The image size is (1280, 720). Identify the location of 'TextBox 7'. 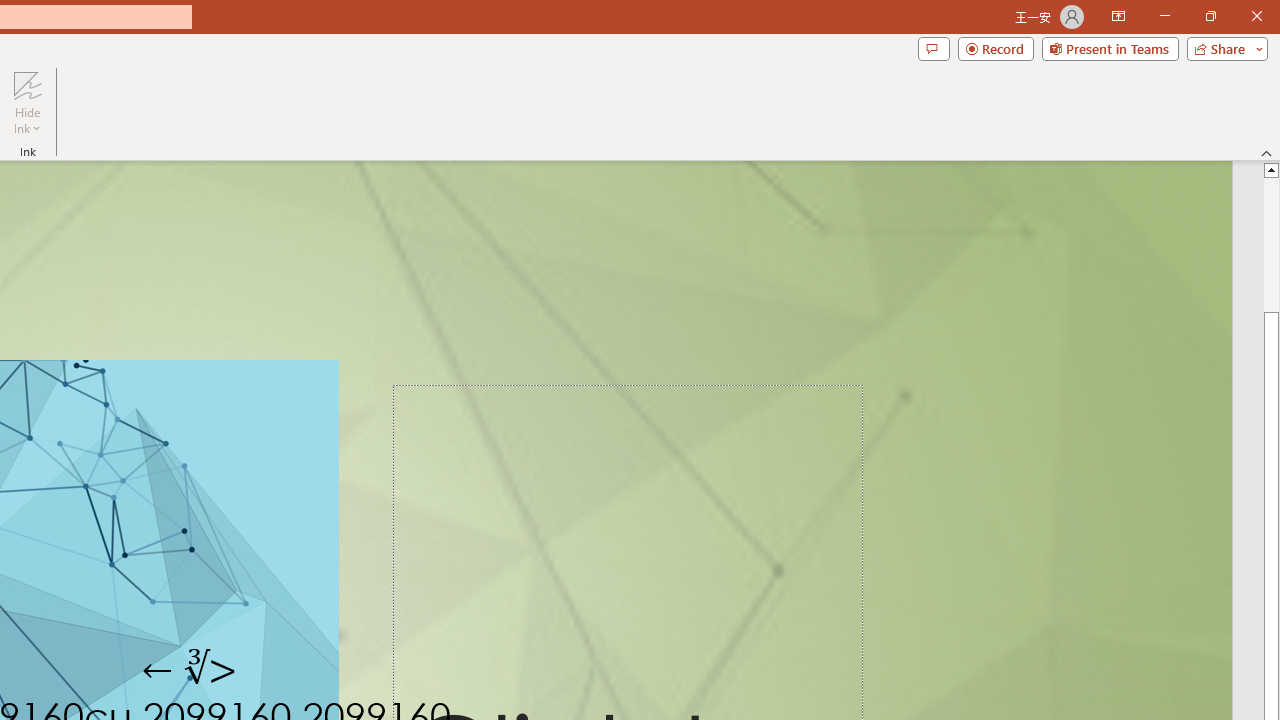
(190, 669).